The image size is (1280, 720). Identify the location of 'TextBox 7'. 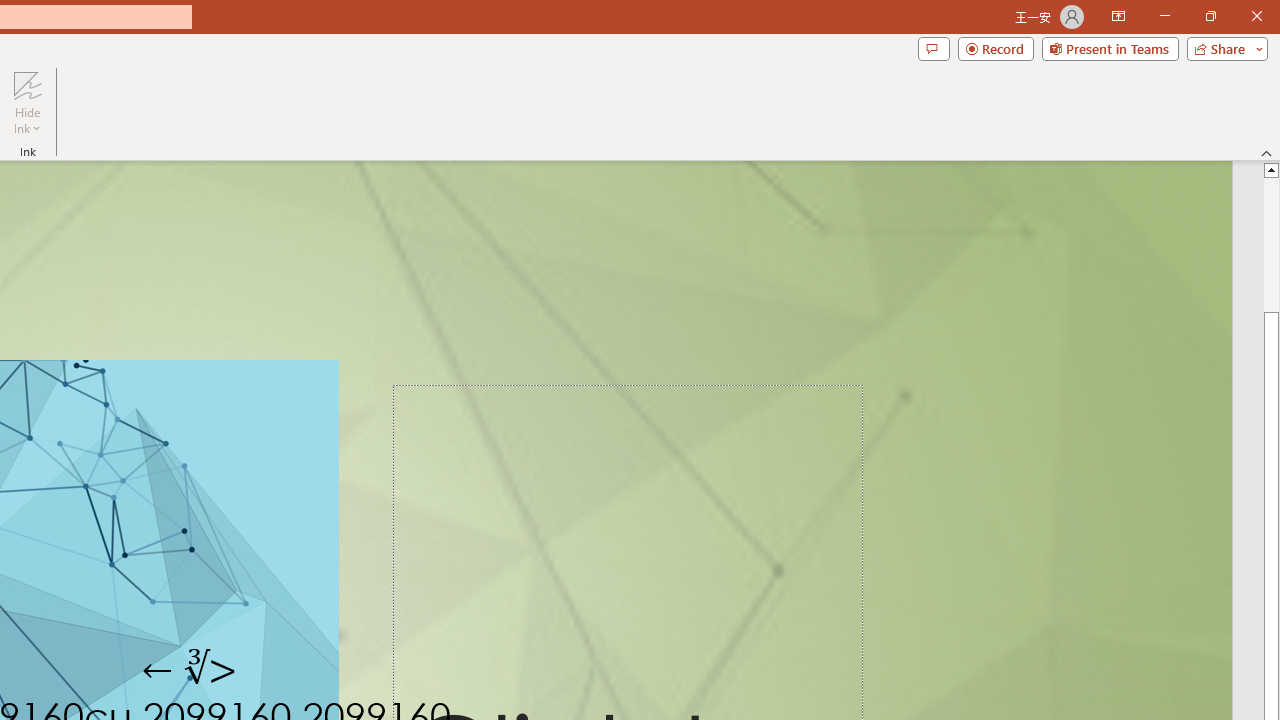
(190, 669).